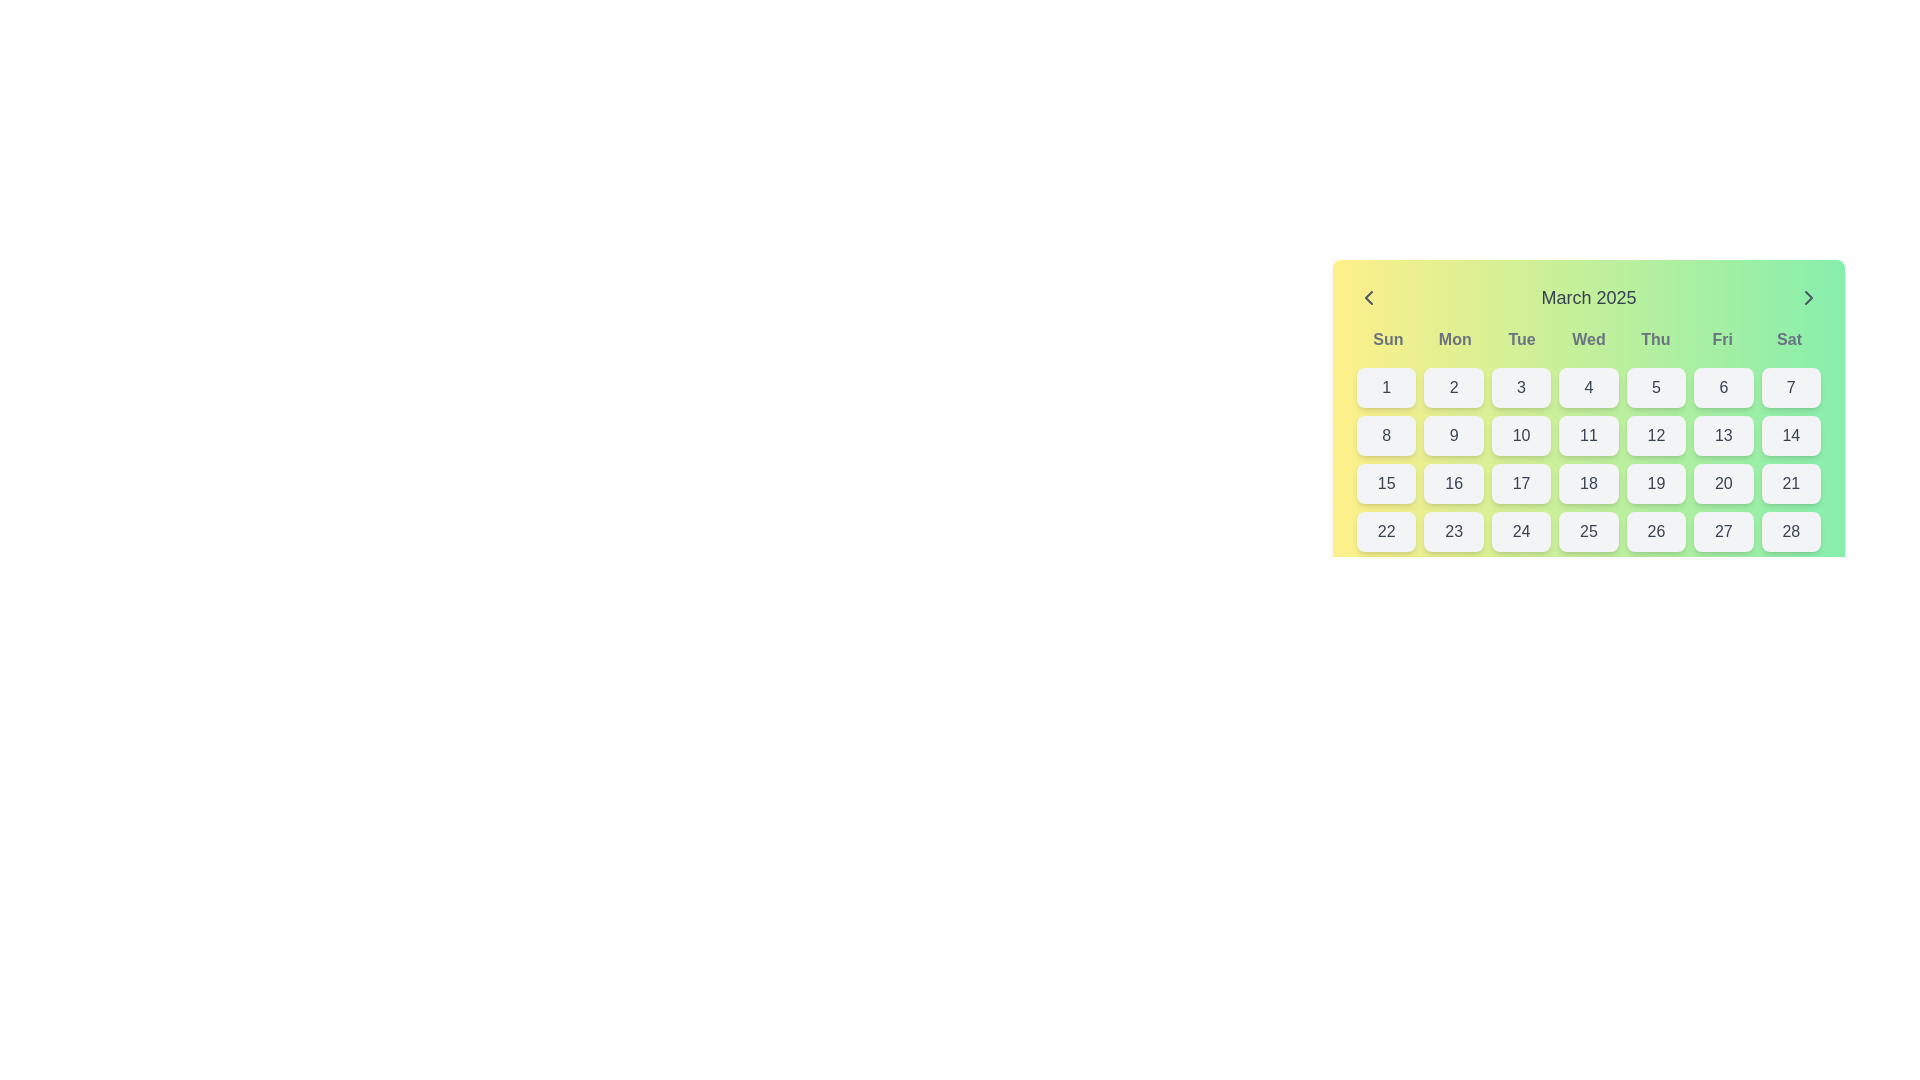 This screenshot has height=1080, width=1920. Describe the element at coordinates (1521, 338) in the screenshot. I see `the static text label representing Tuesday in the calendar view, which is the third item in the row of seven days` at that location.